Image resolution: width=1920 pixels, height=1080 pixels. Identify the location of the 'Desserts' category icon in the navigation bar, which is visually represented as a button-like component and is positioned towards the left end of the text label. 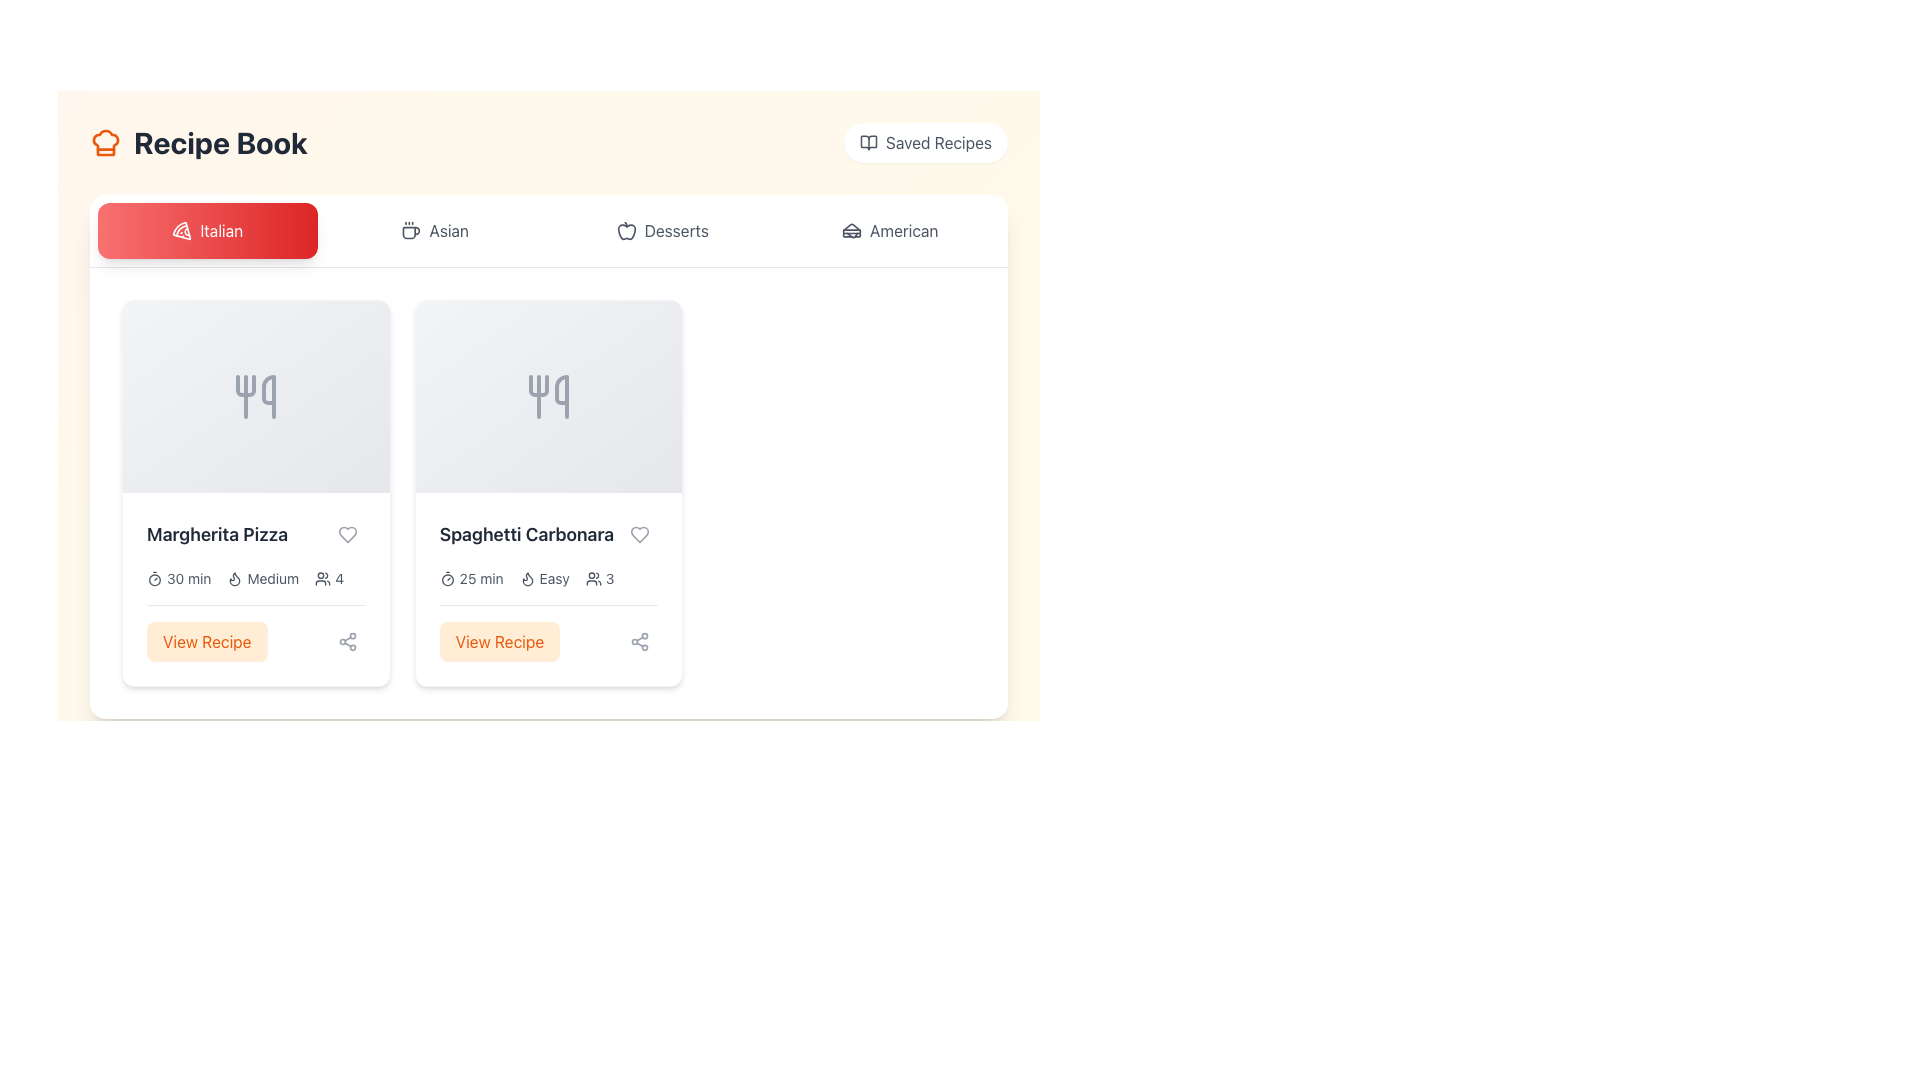
(625, 230).